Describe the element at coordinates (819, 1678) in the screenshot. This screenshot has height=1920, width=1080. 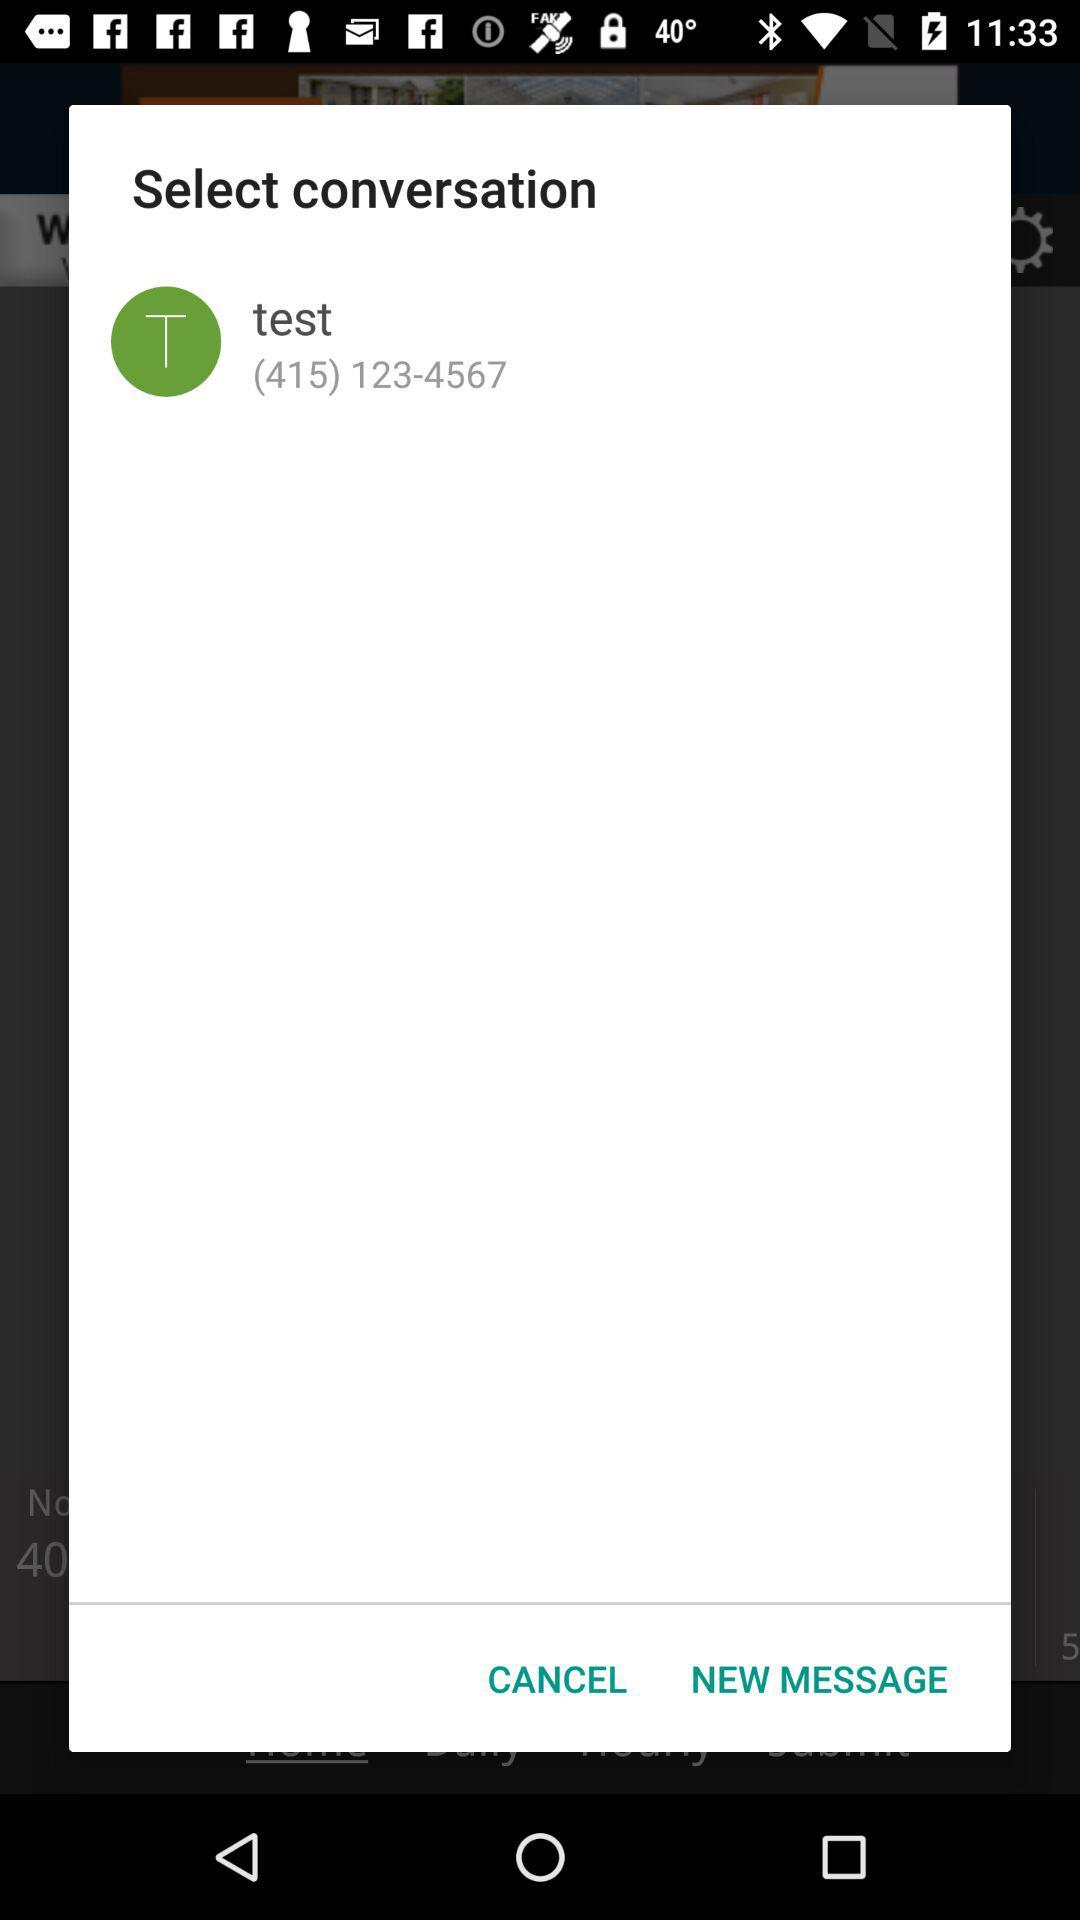
I see `new message icon` at that location.